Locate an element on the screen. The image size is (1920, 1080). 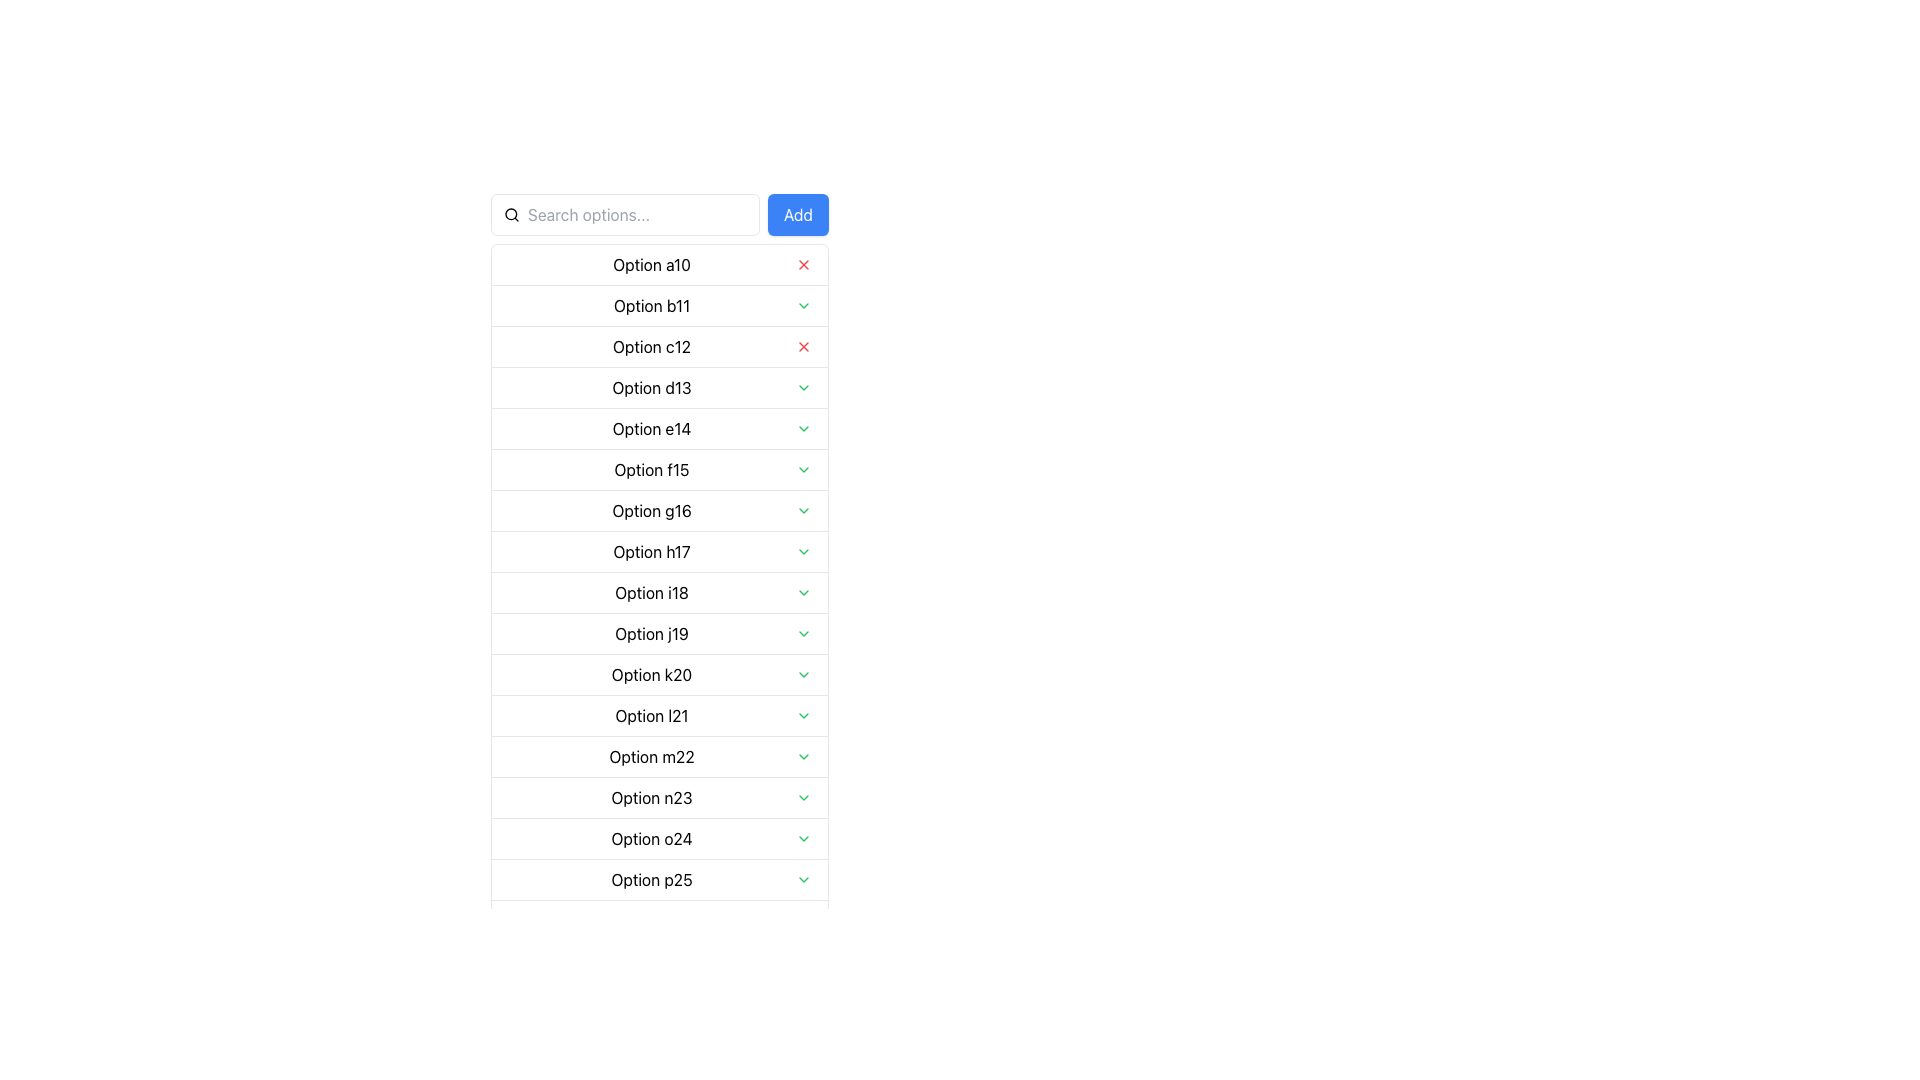
text content of the label 'Option p25' which is displayed as the main label in a list item at the bottom of a vertically stacked list is located at coordinates (652, 878).